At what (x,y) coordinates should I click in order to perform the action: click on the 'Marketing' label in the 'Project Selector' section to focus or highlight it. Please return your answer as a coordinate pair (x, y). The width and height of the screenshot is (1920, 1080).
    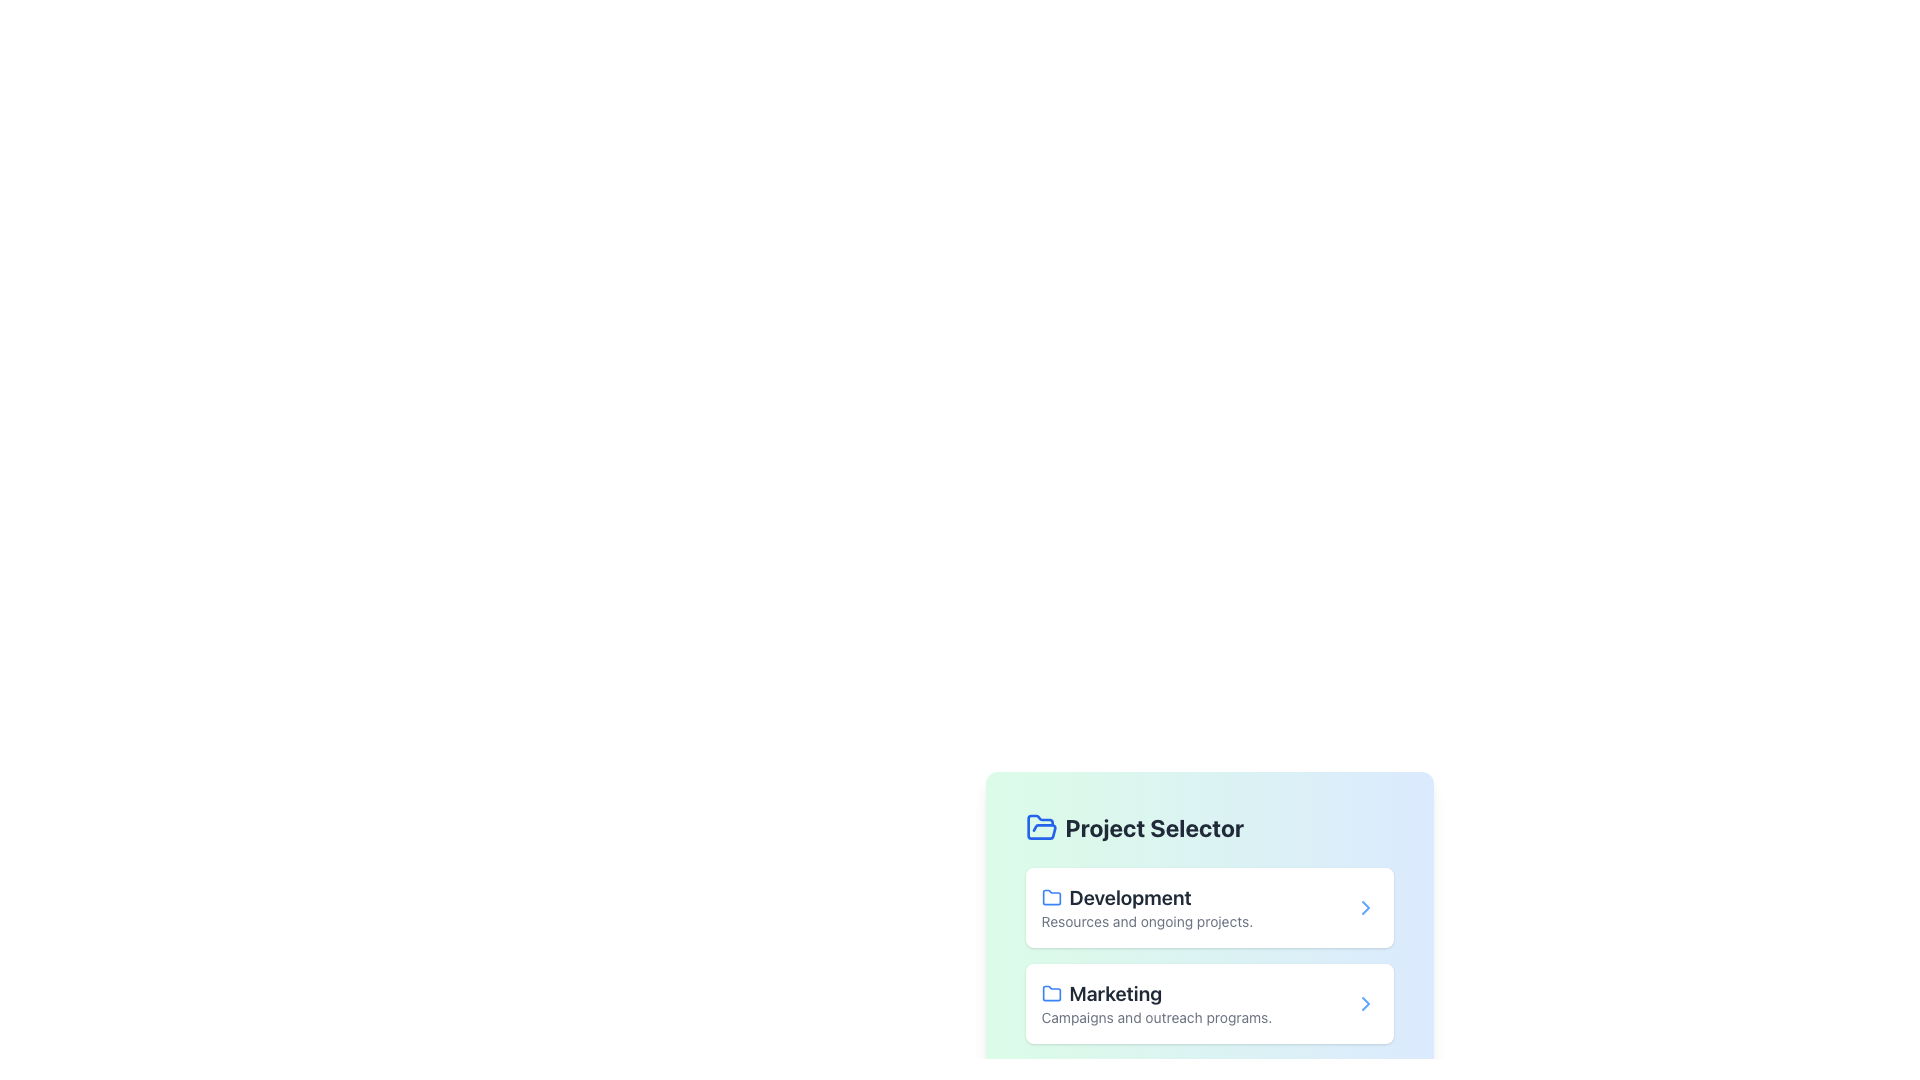
    Looking at the image, I should click on (1156, 1003).